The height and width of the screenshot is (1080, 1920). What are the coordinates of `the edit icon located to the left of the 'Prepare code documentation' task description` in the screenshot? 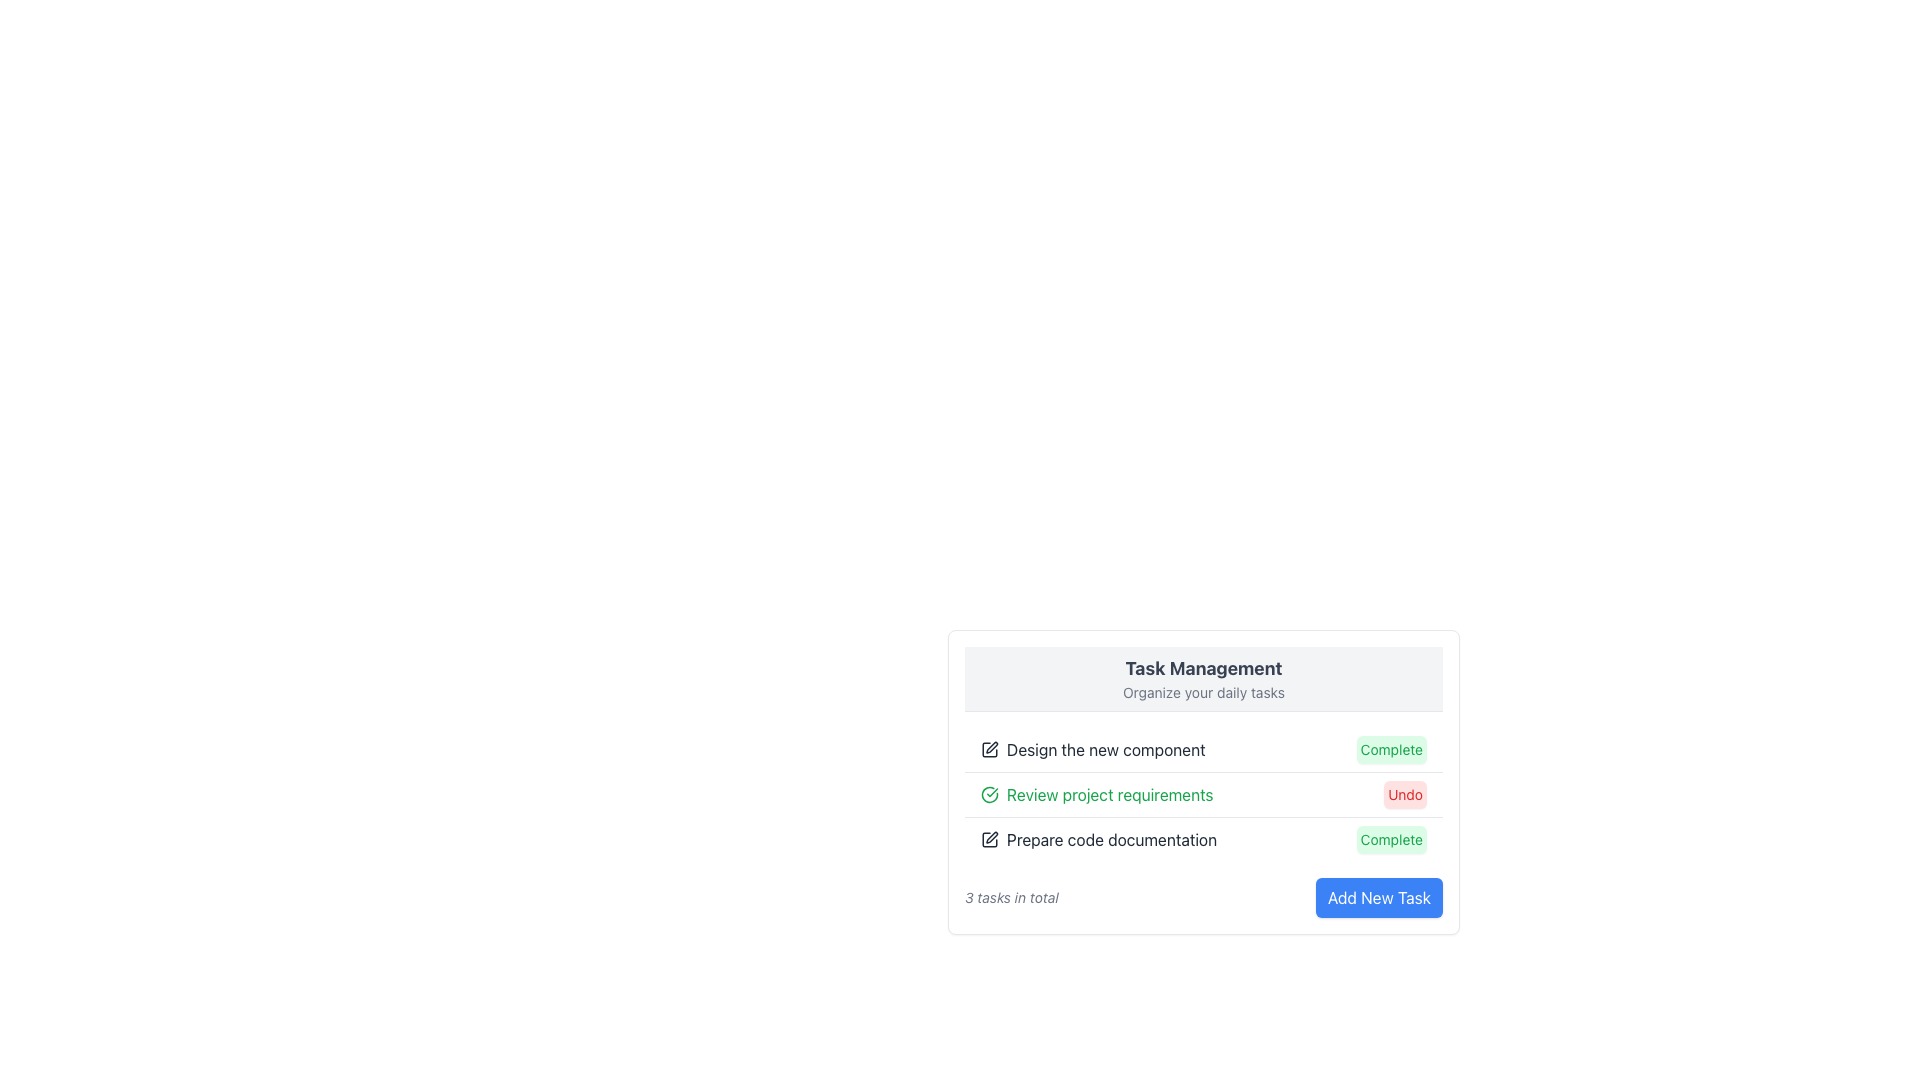 It's located at (992, 837).